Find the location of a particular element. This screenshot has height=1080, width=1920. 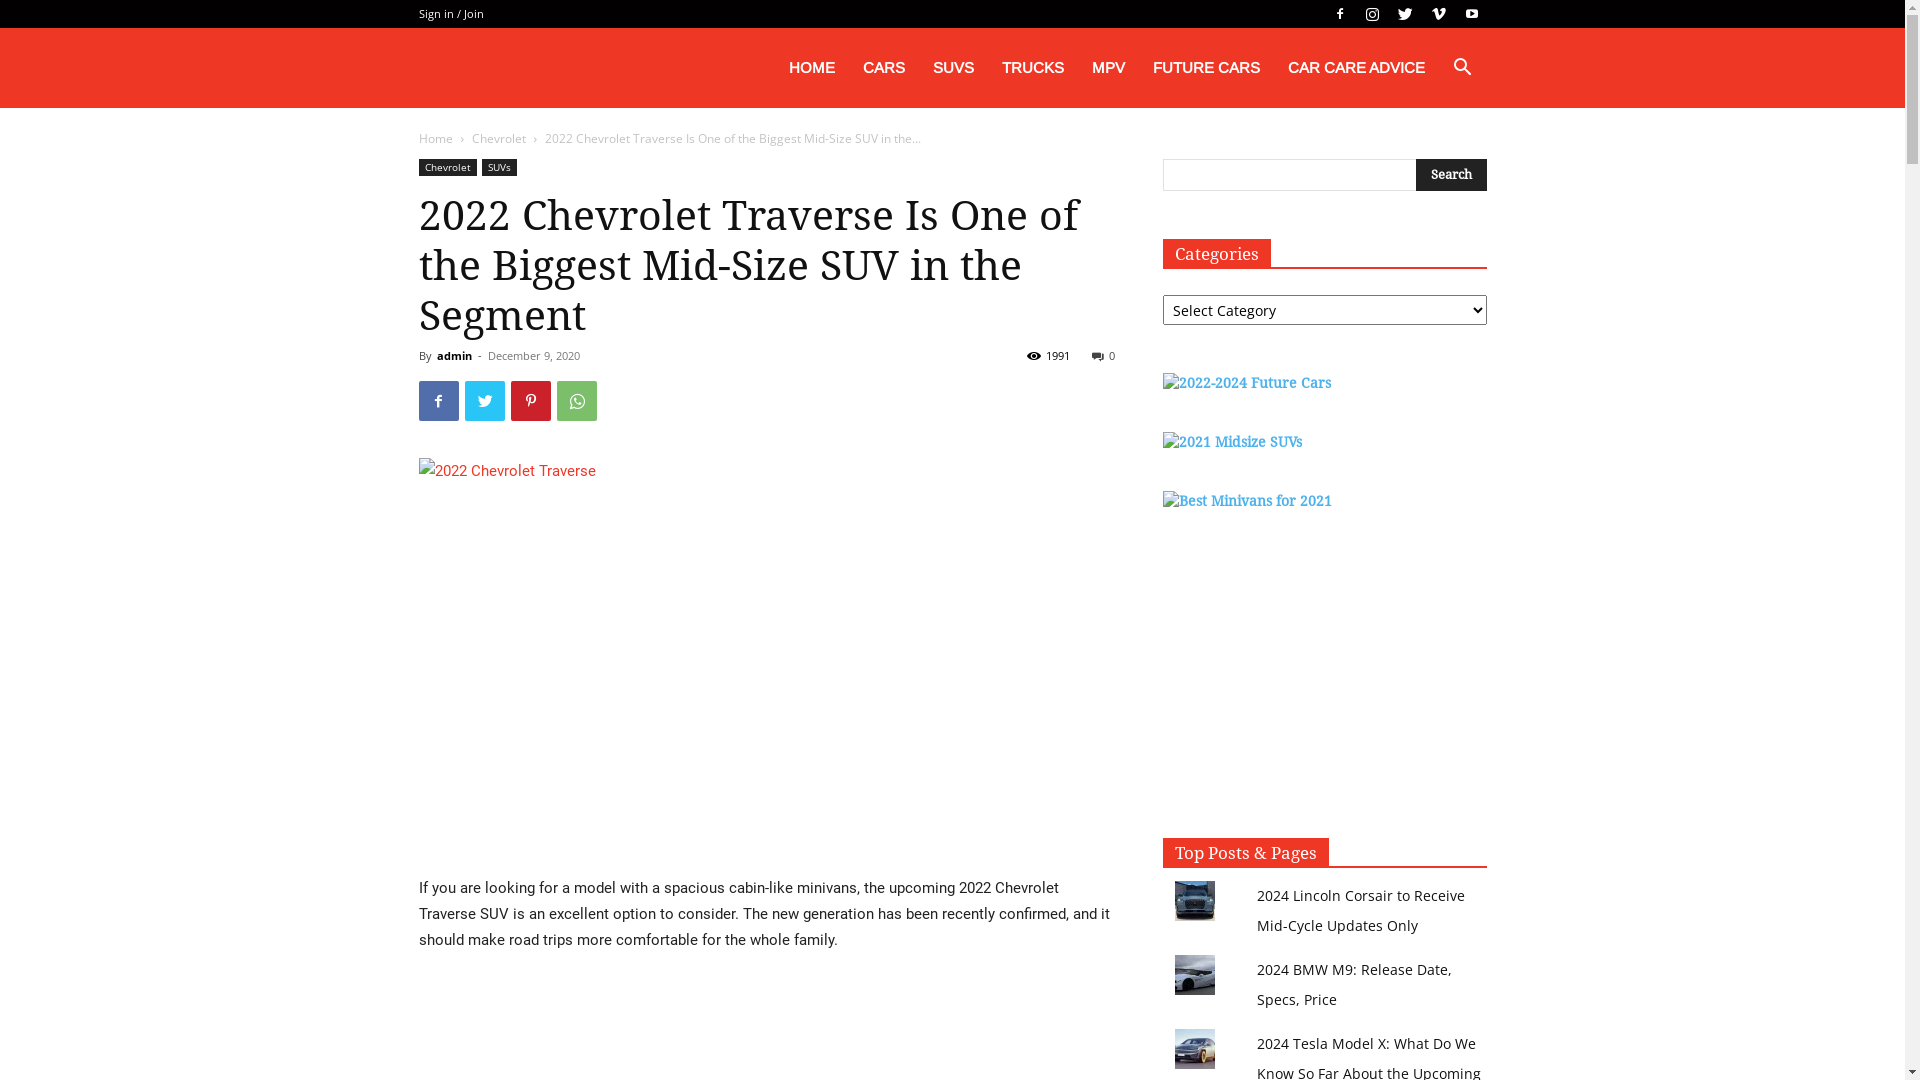

'SUVs' is located at coordinates (481, 166).